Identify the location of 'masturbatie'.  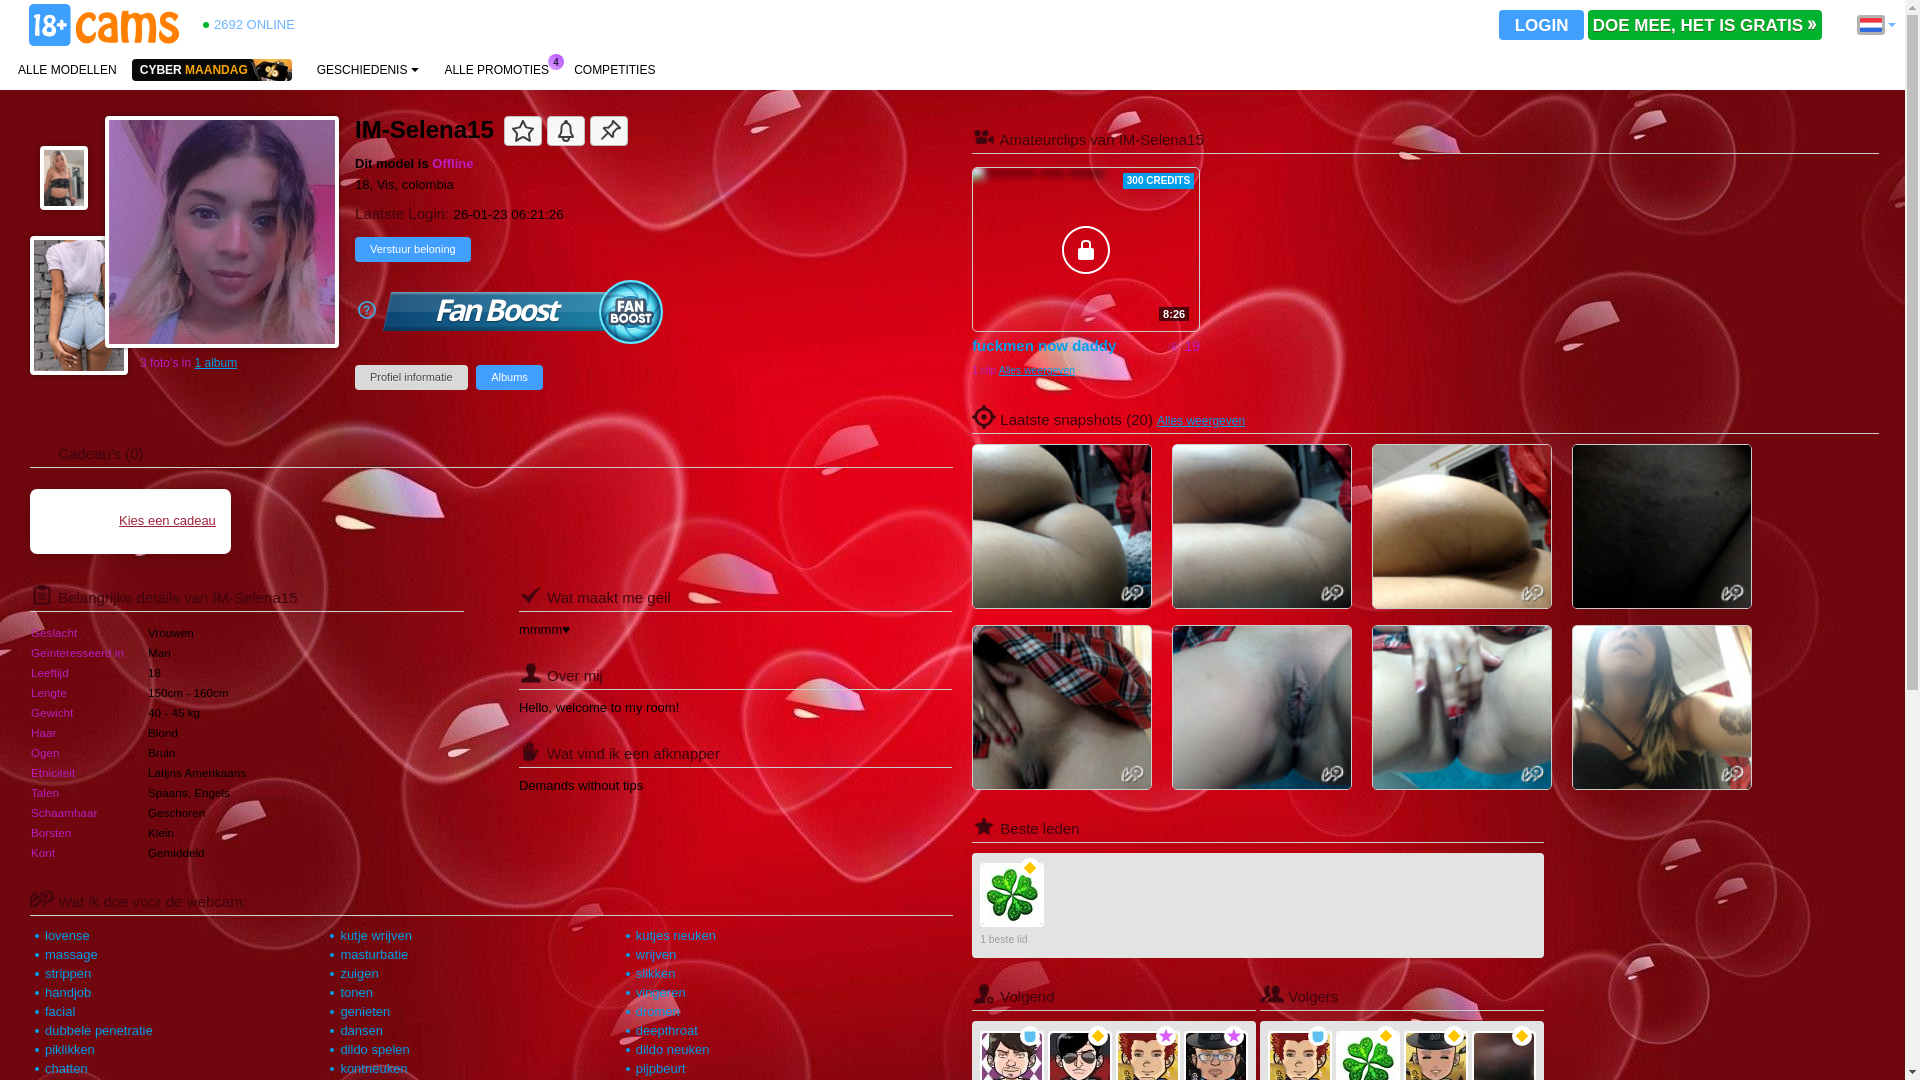
(374, 953).